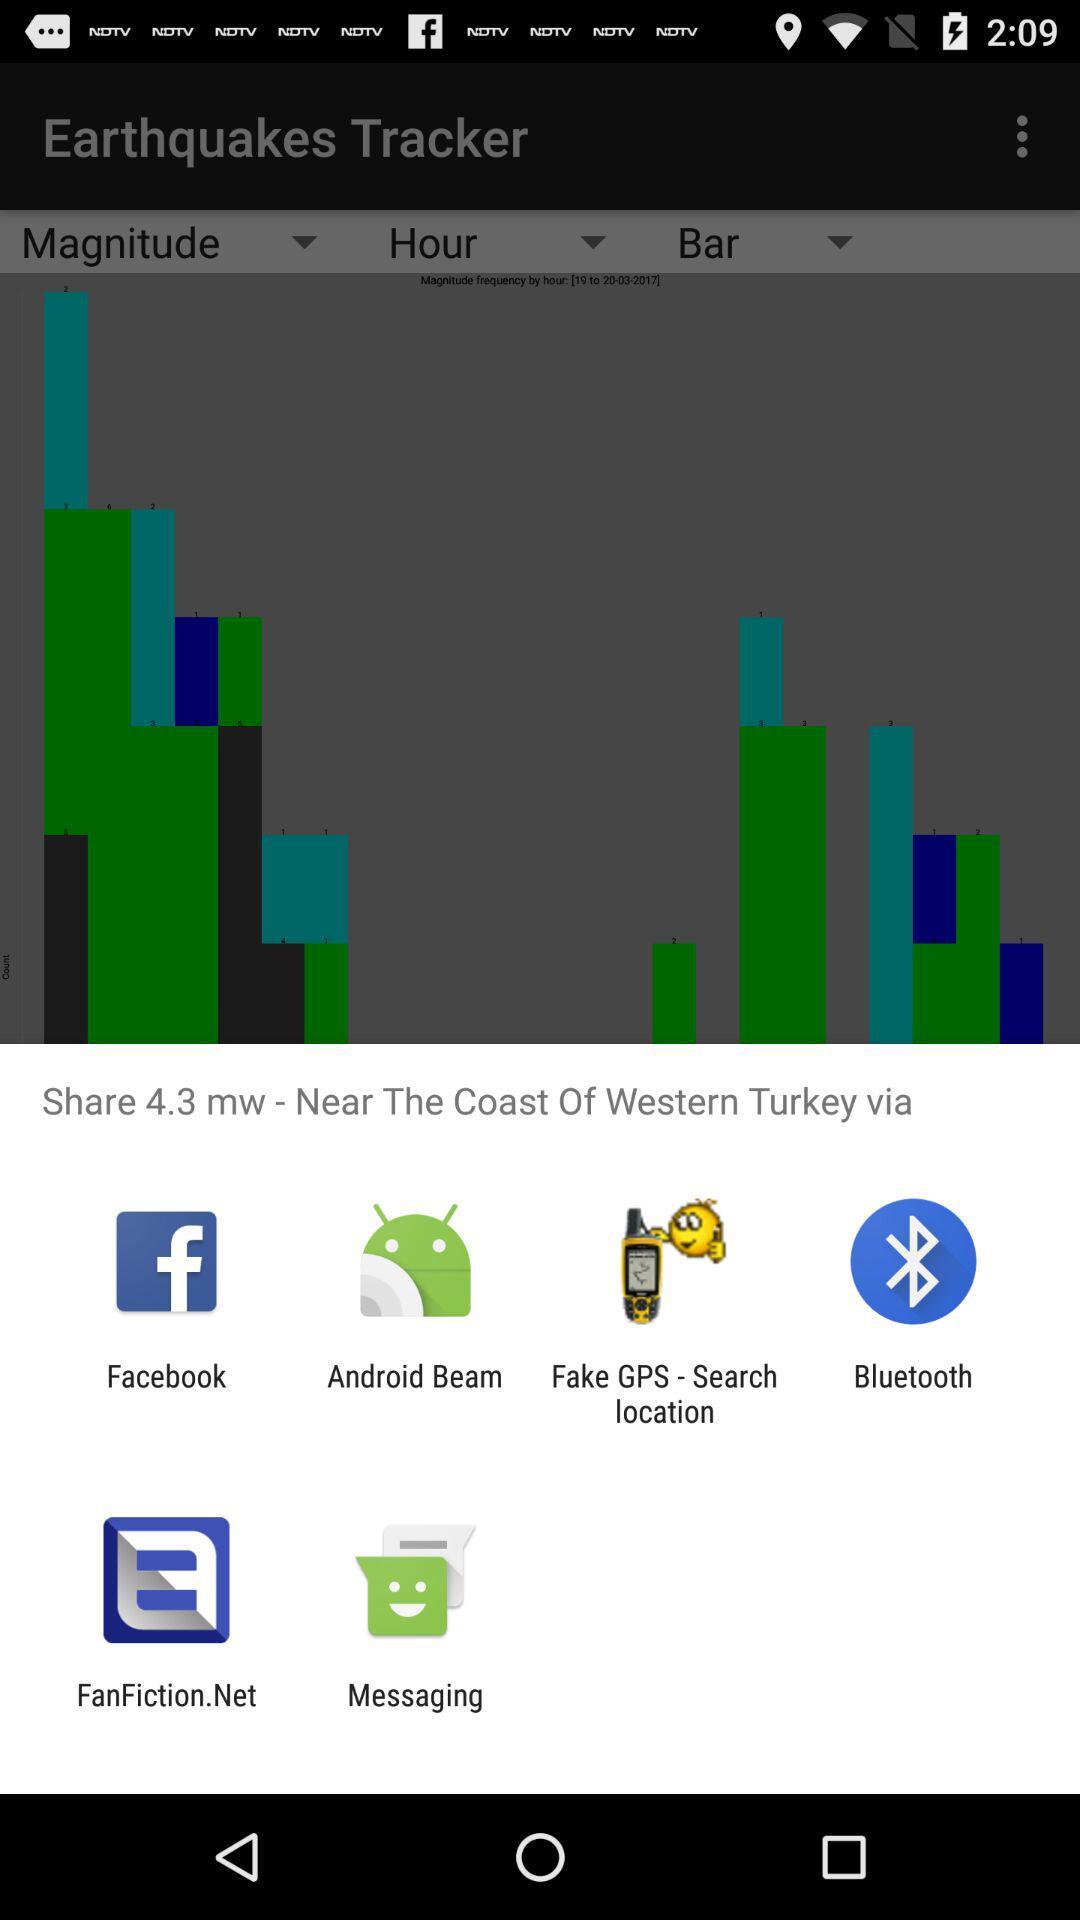 The height and width of the screenshot is (1920, 1080). I want to click on the app next to bluetooth item, so click(664, 1392).